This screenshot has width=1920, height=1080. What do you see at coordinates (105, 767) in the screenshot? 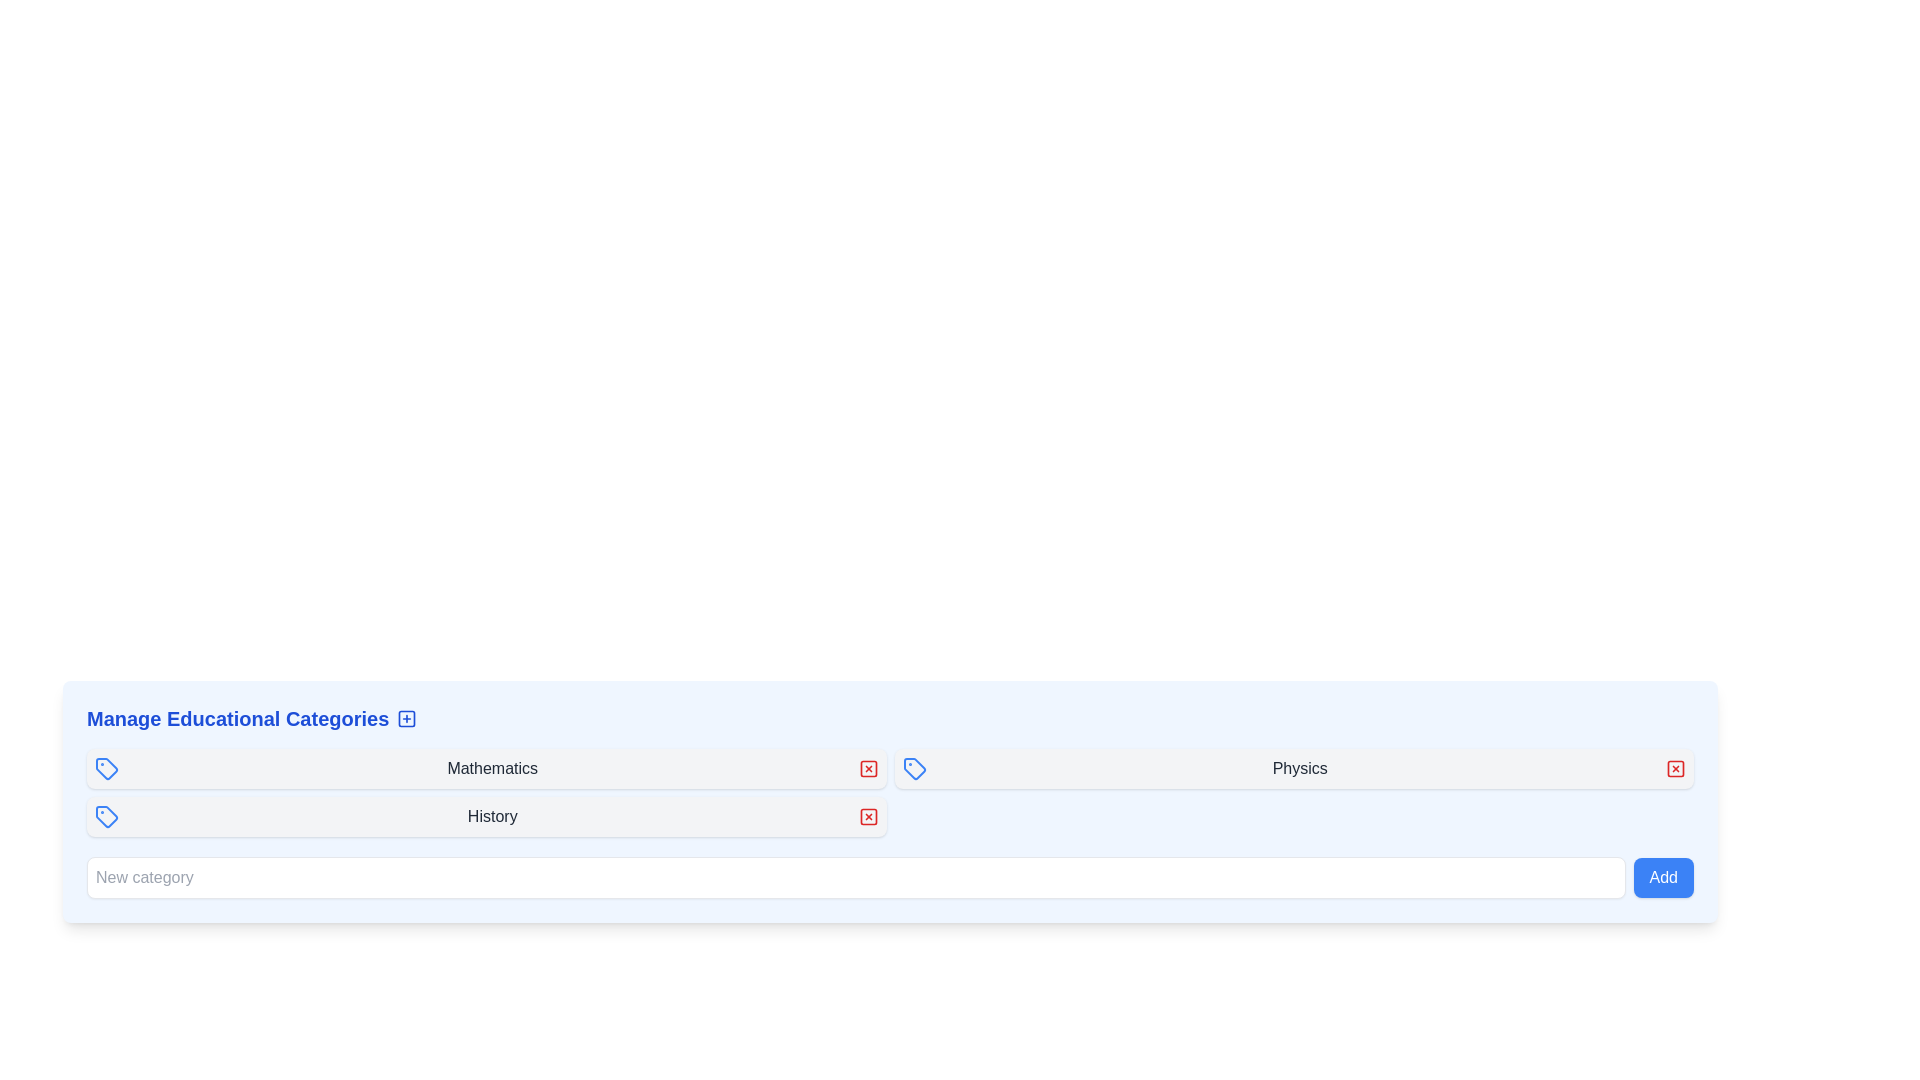
I see `the blue tag icon with a circular hole located next to the text 'Mathematics', which is the first icon in the 'Mathematics' category row` at bounding box center [105, 767].